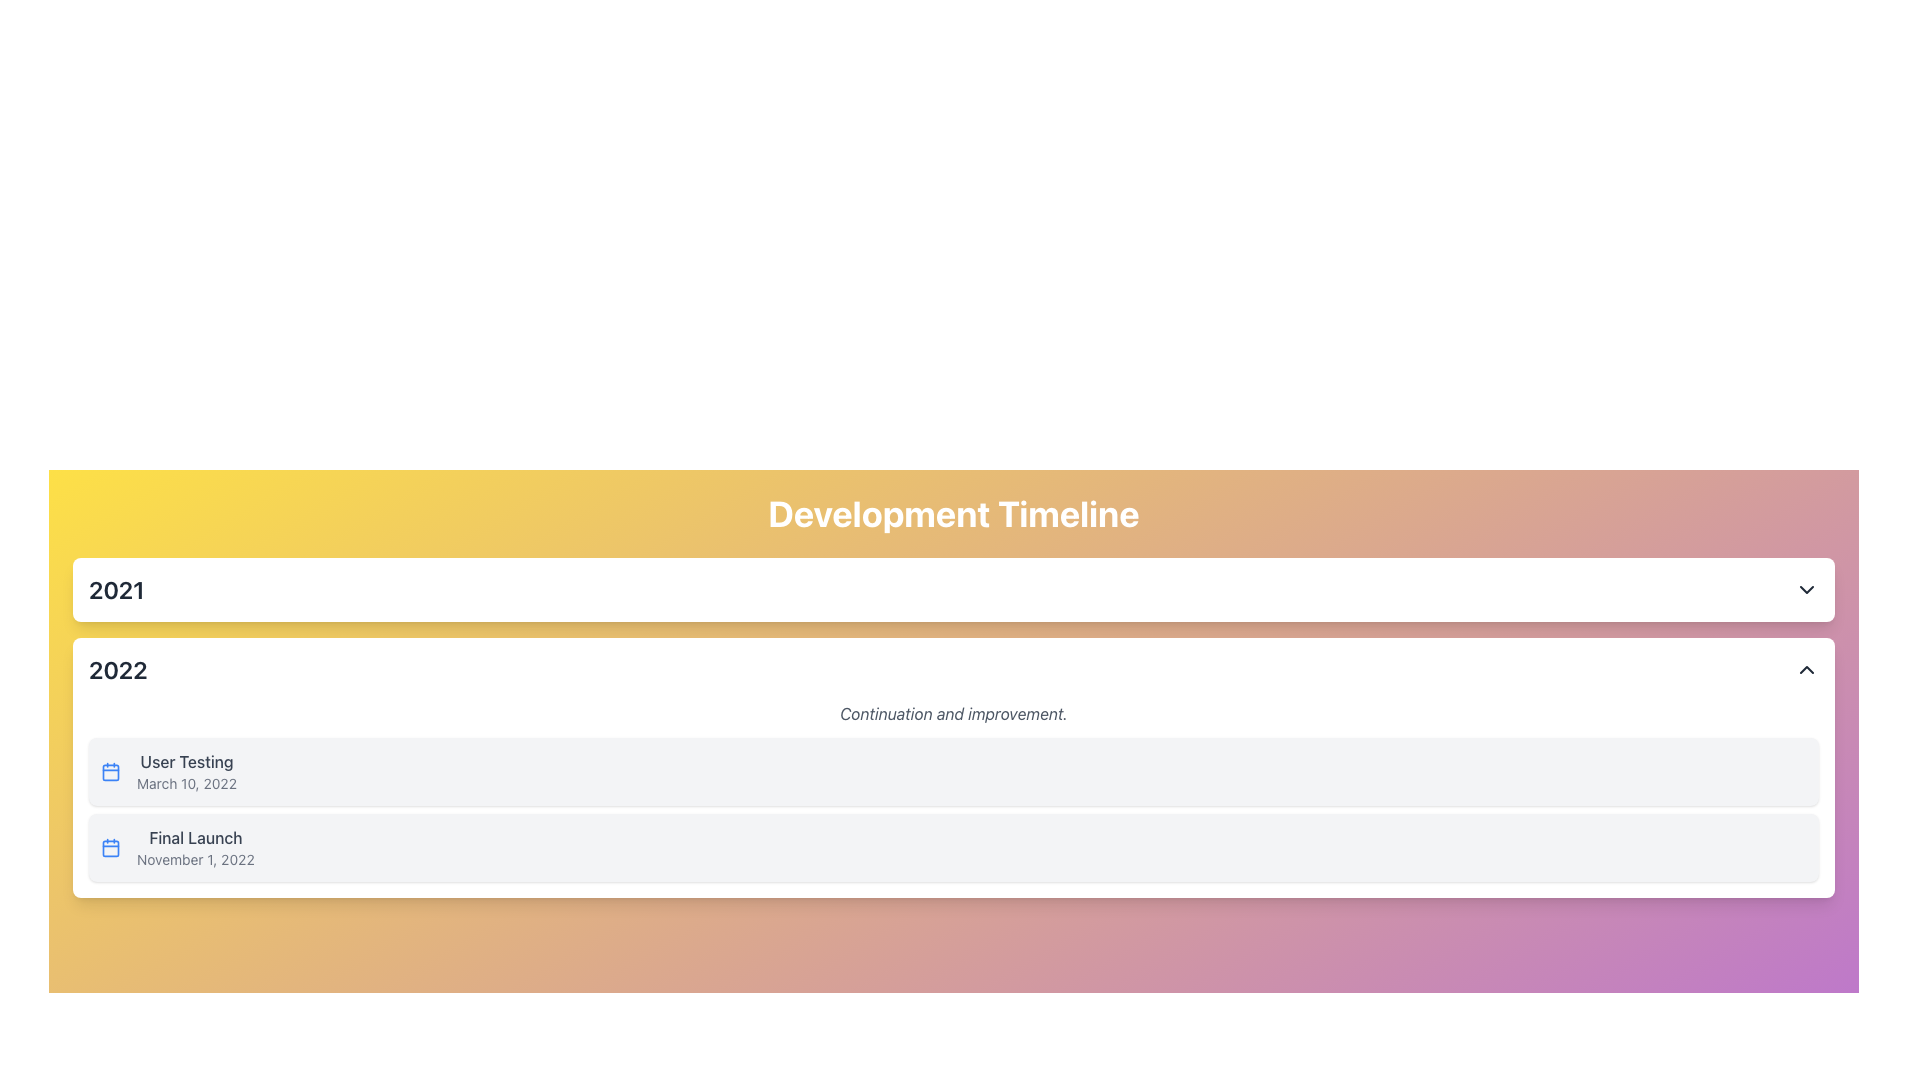  I want to click on the italicized gray text saying 'Continuation and improvement.' located within the '2022' section, which is positioned above the 'User Testing' and 'Final Launch' subsections, so click(953, 712).